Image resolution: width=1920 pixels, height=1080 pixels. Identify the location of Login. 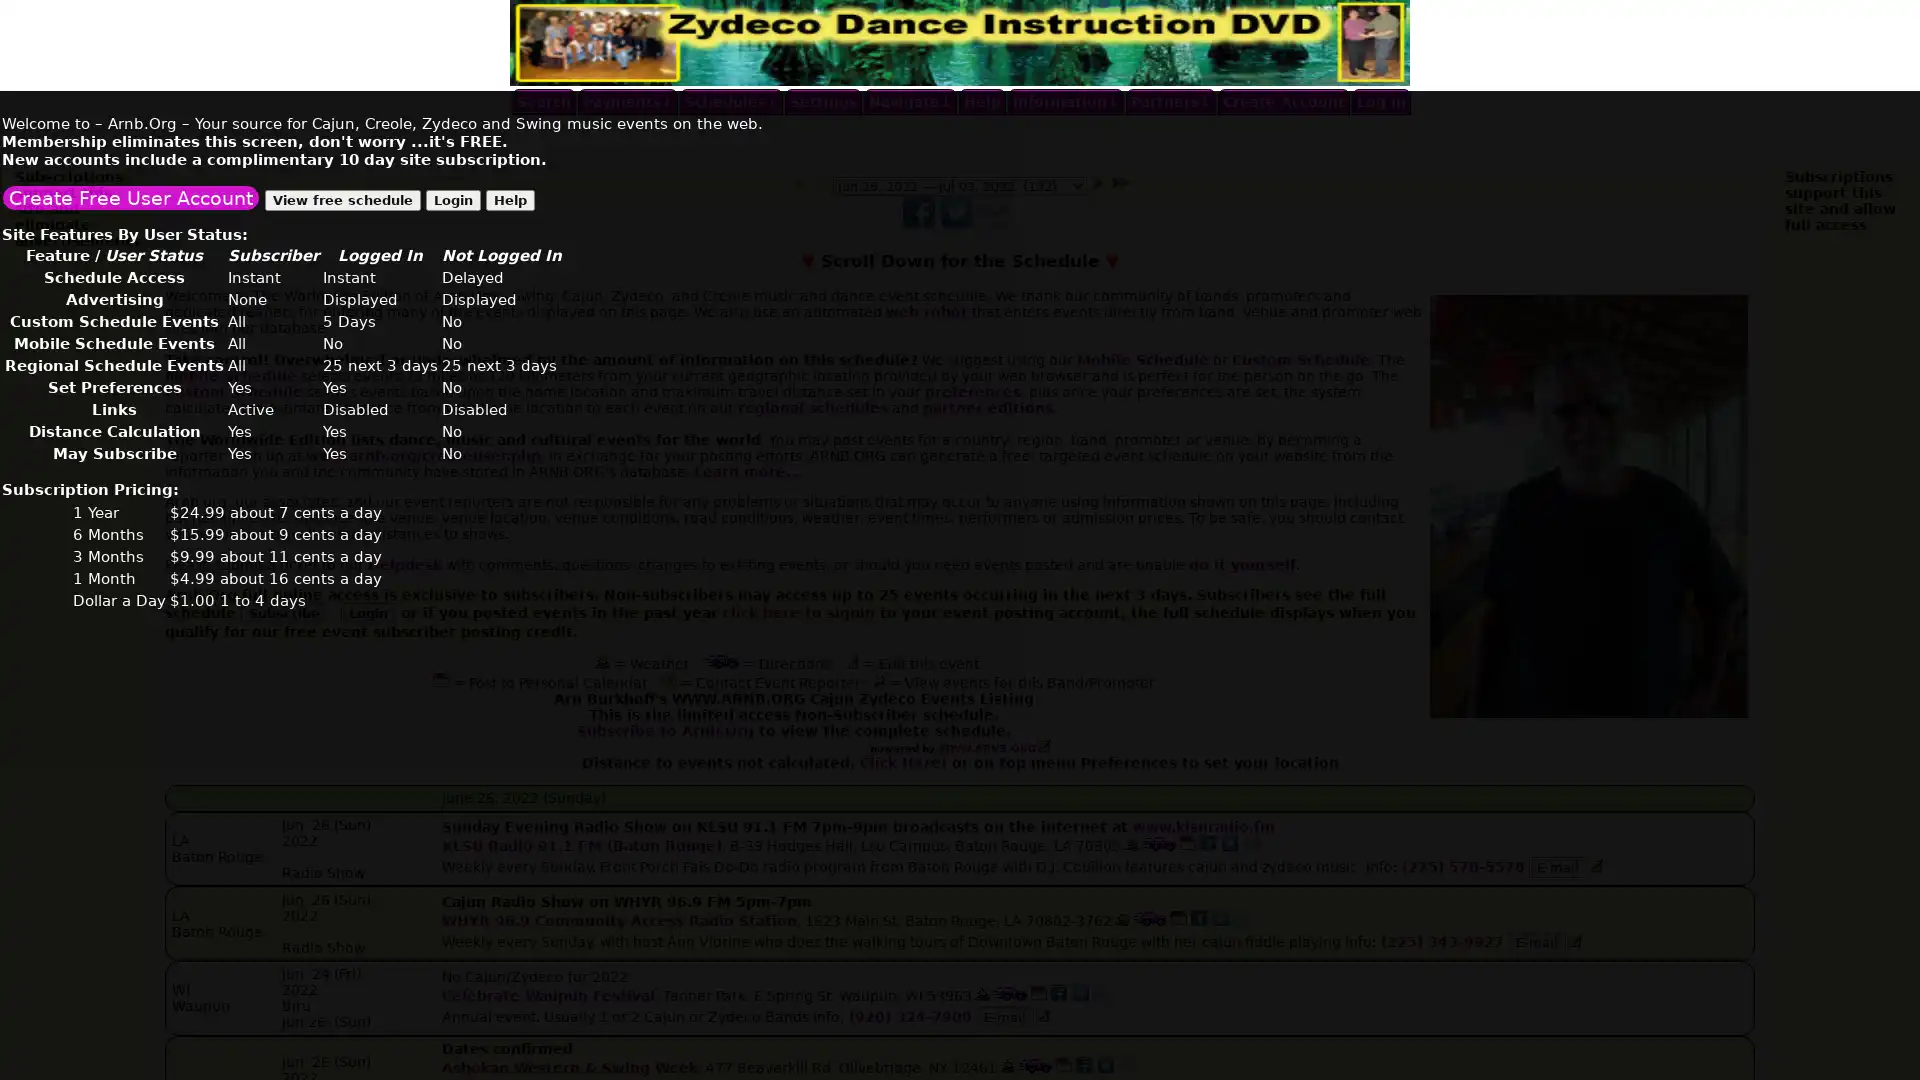
(368, 612).